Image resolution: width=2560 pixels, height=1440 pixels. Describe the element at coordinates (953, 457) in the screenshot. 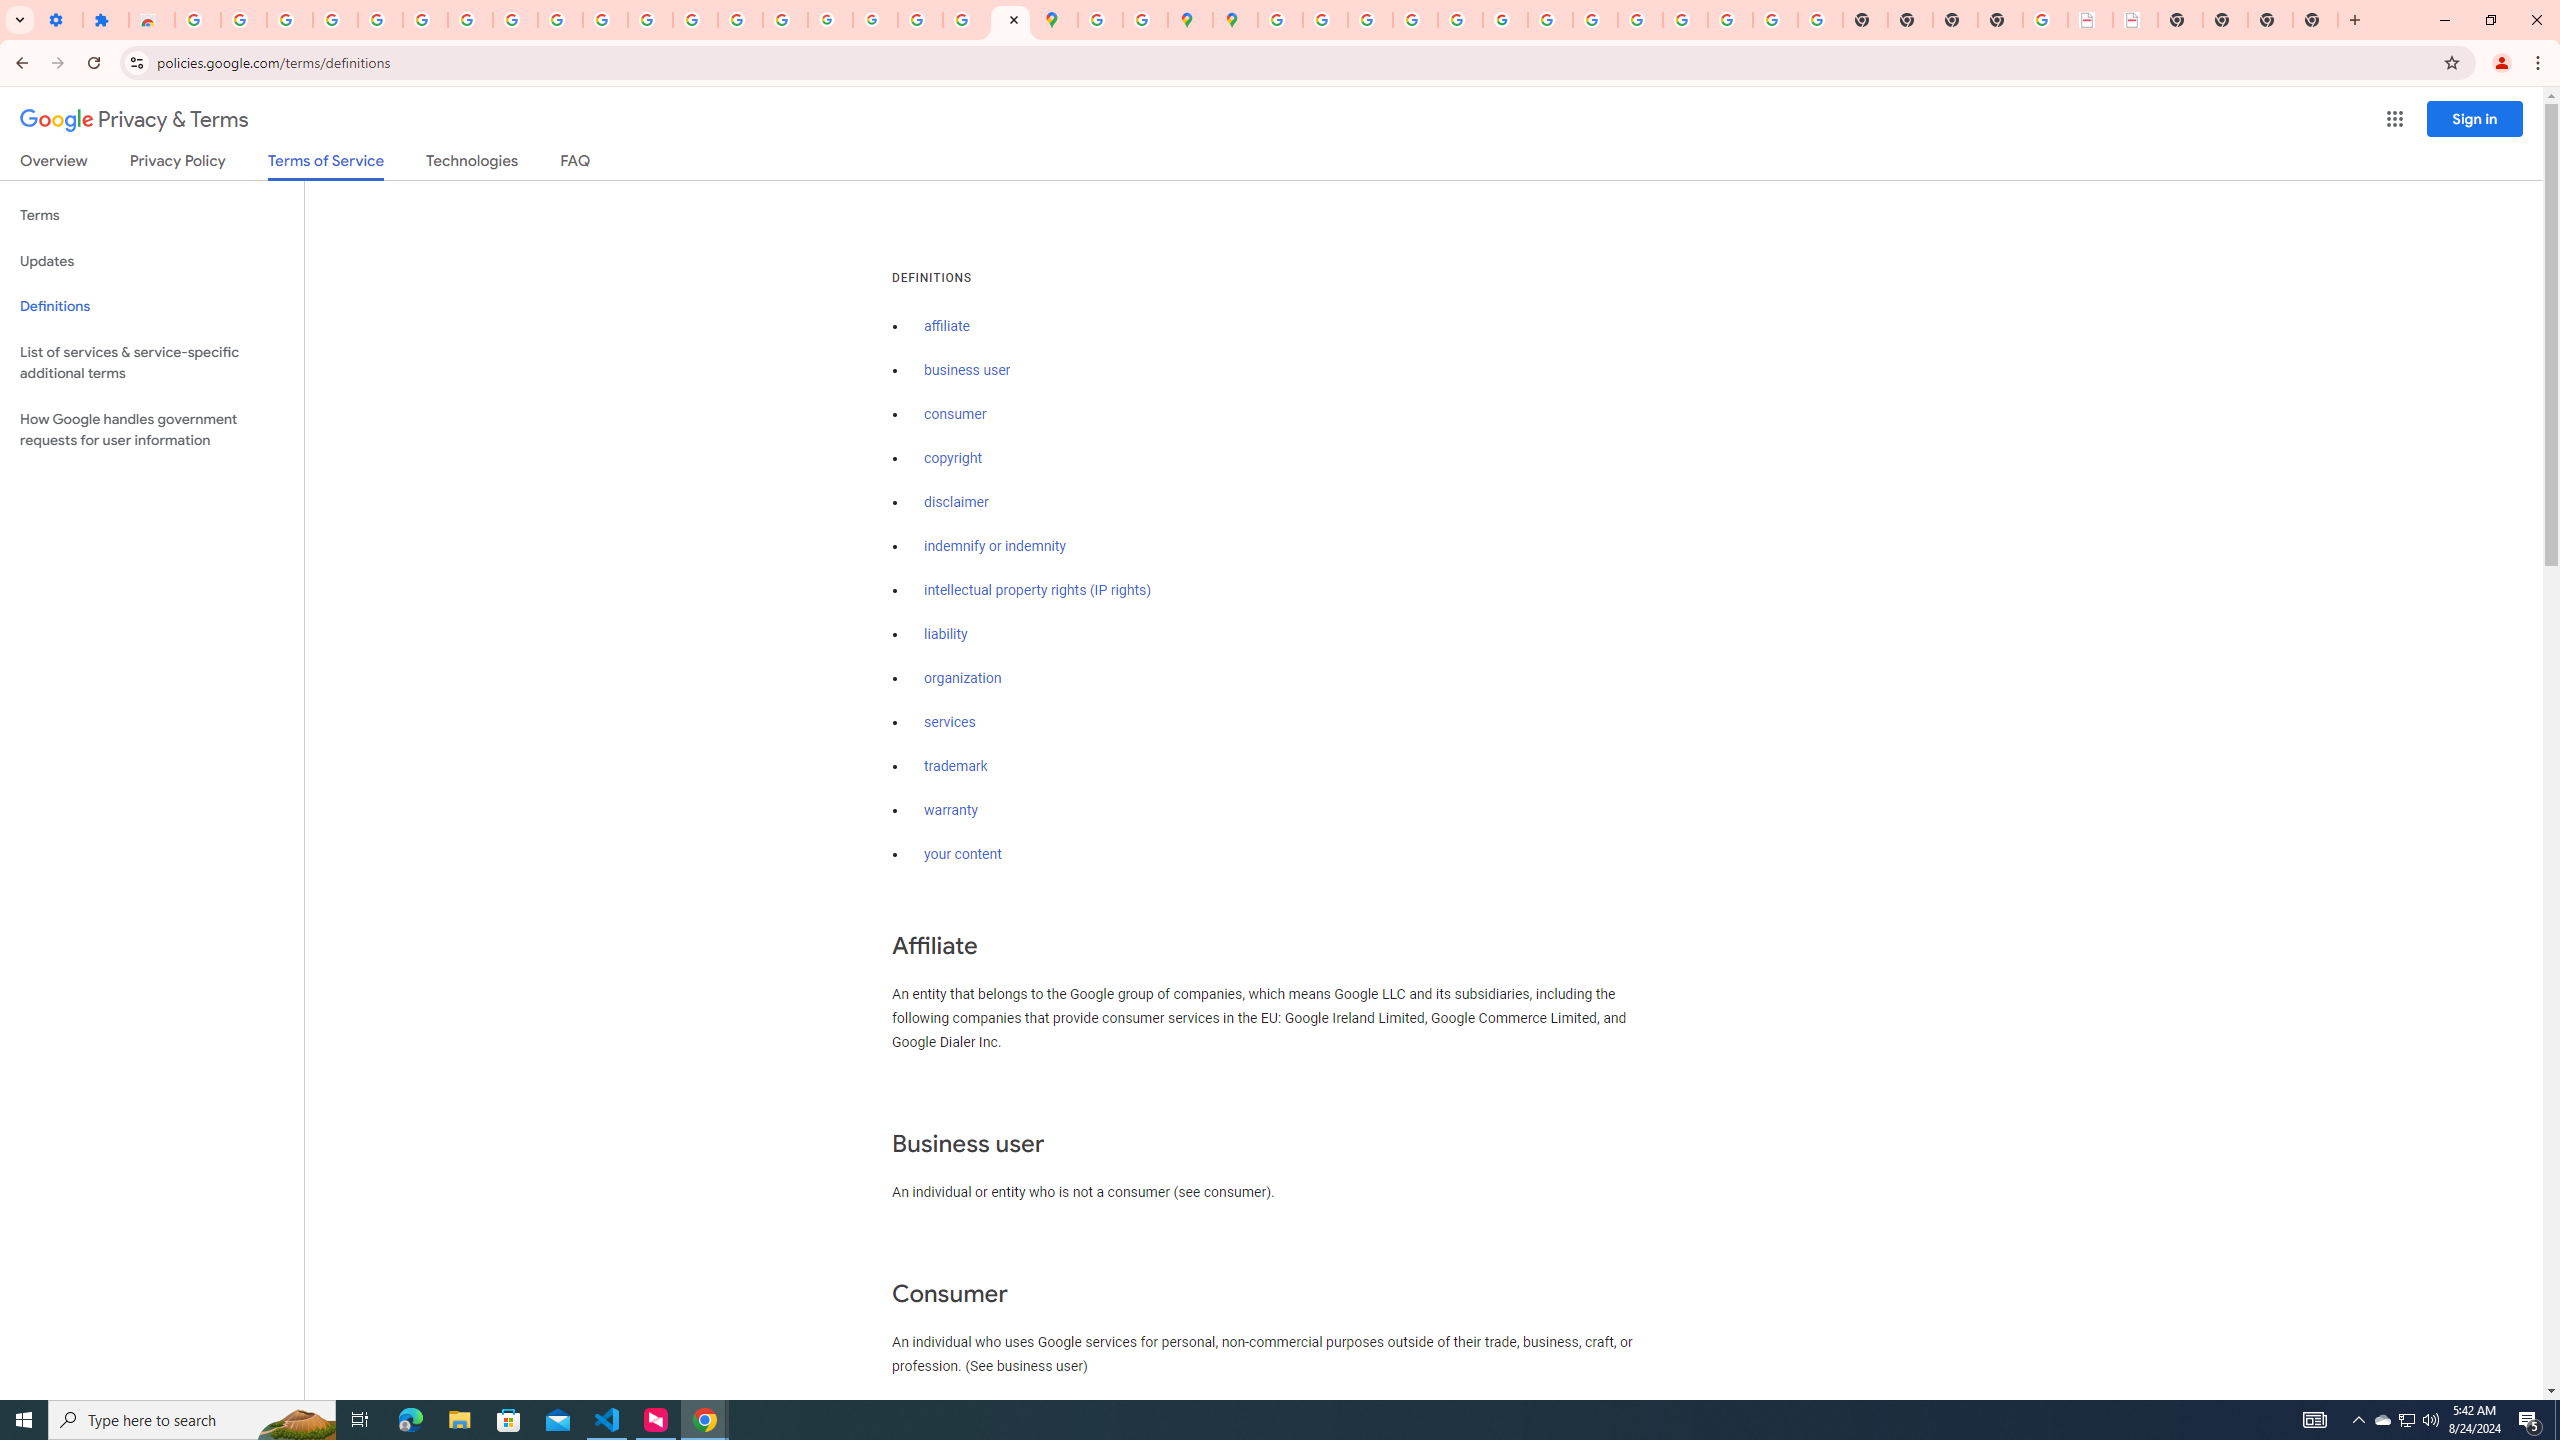

I see `'copyright'` at that location.